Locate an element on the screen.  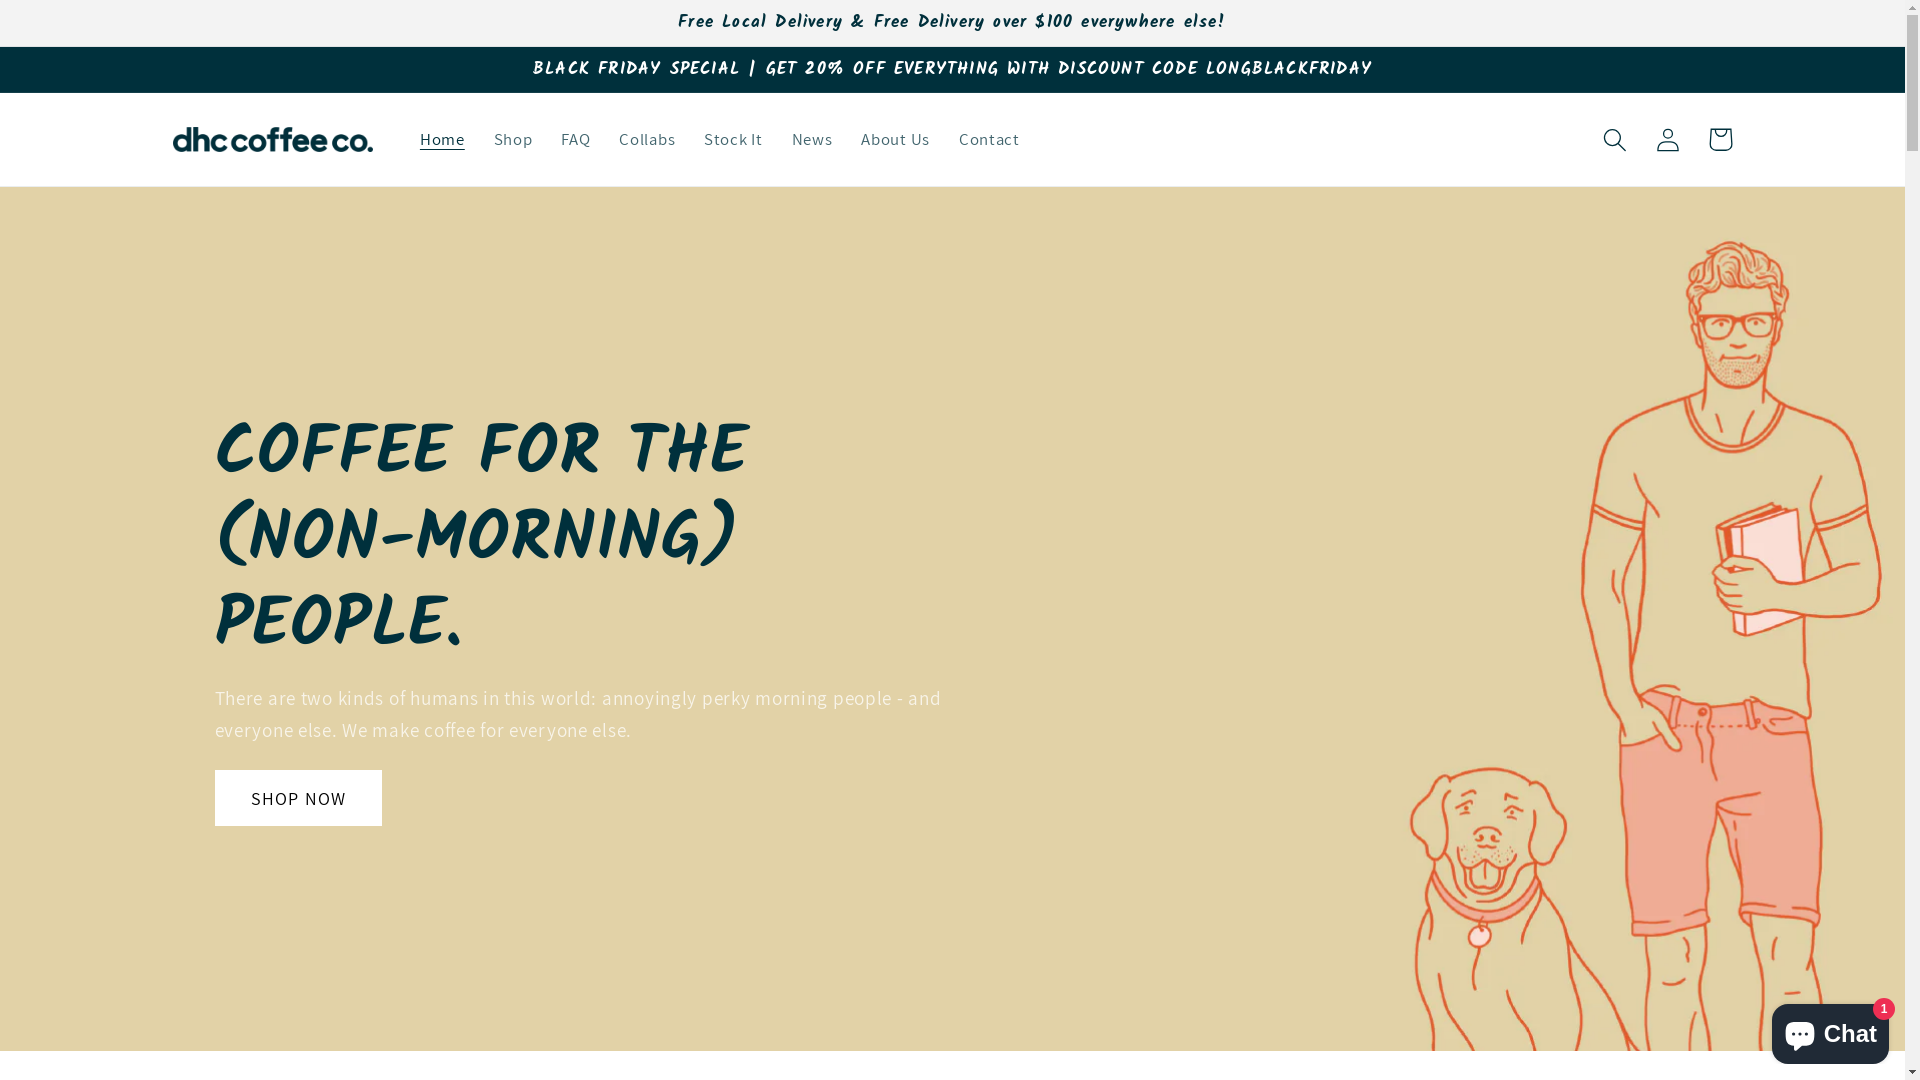
'Home' is located at coordinates (441, 138).